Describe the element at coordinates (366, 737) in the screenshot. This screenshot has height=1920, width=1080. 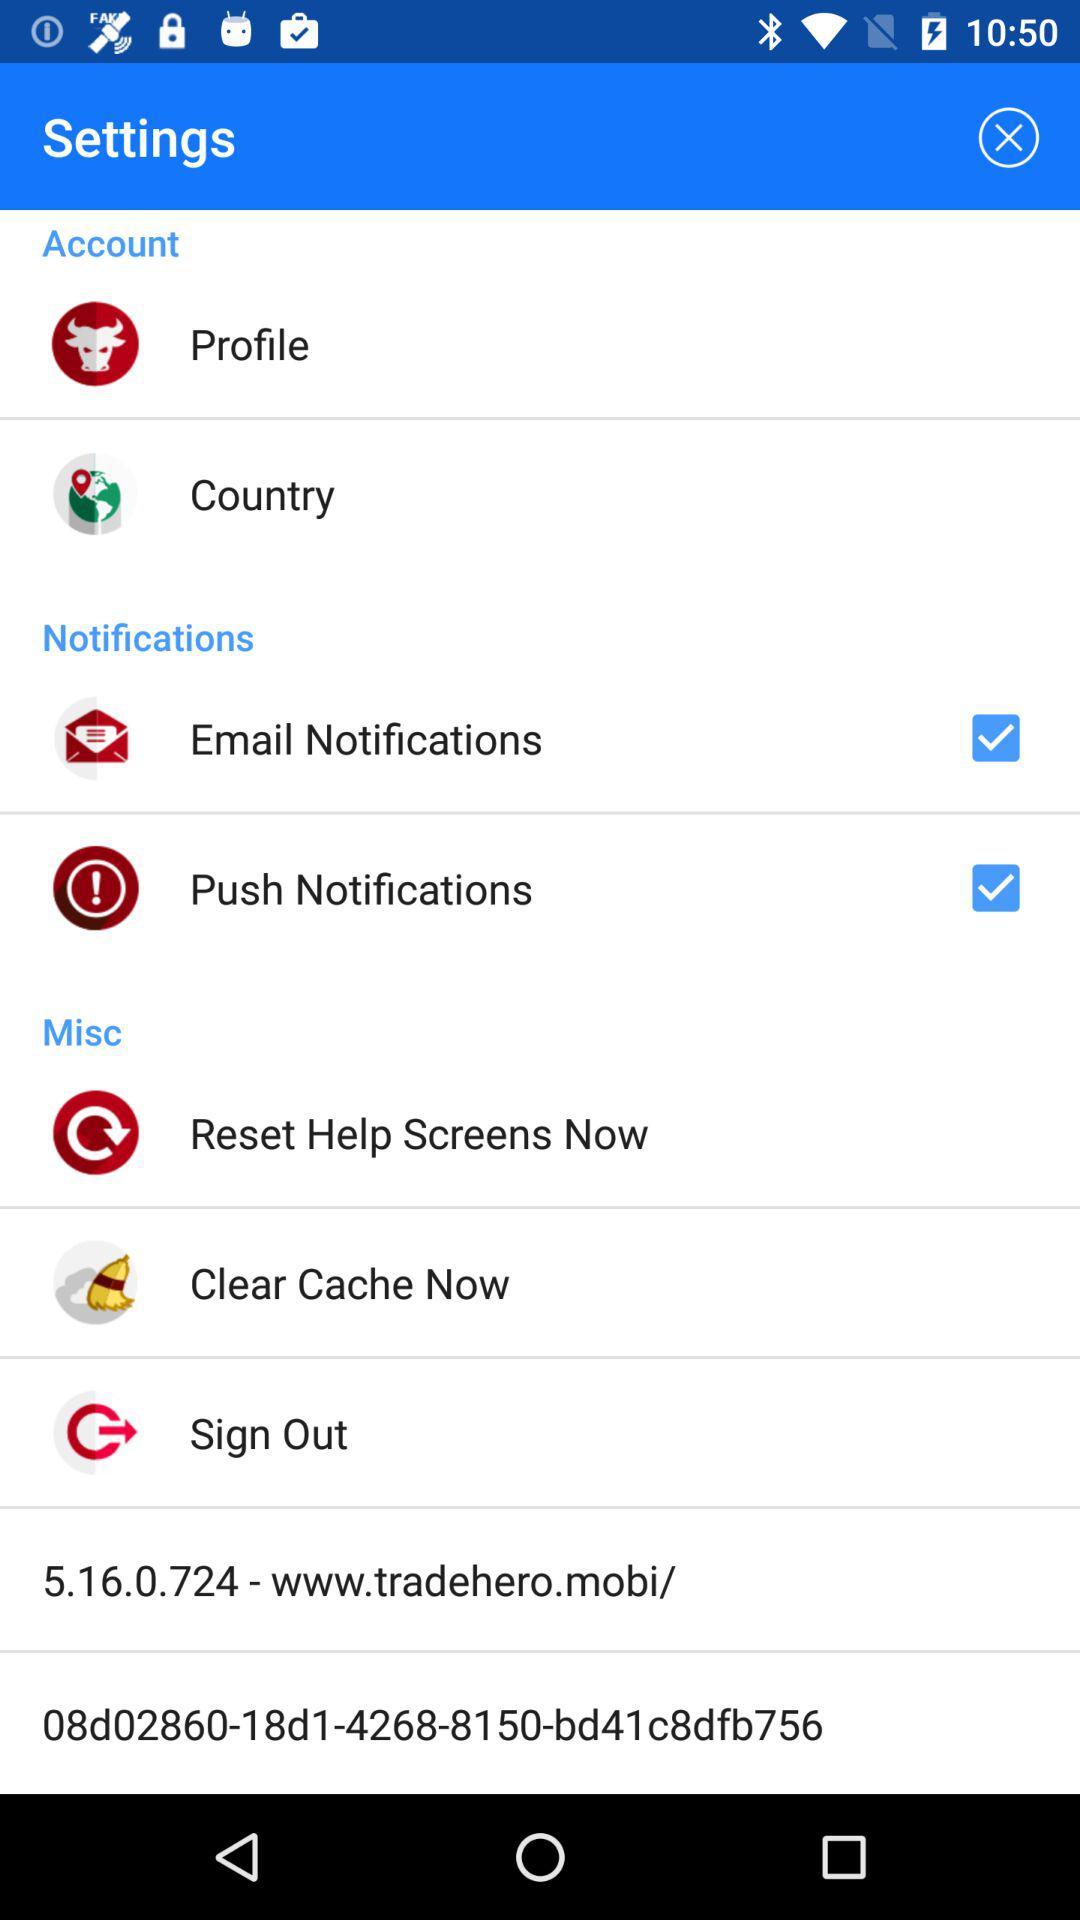
I see `email notifications item` at that location.